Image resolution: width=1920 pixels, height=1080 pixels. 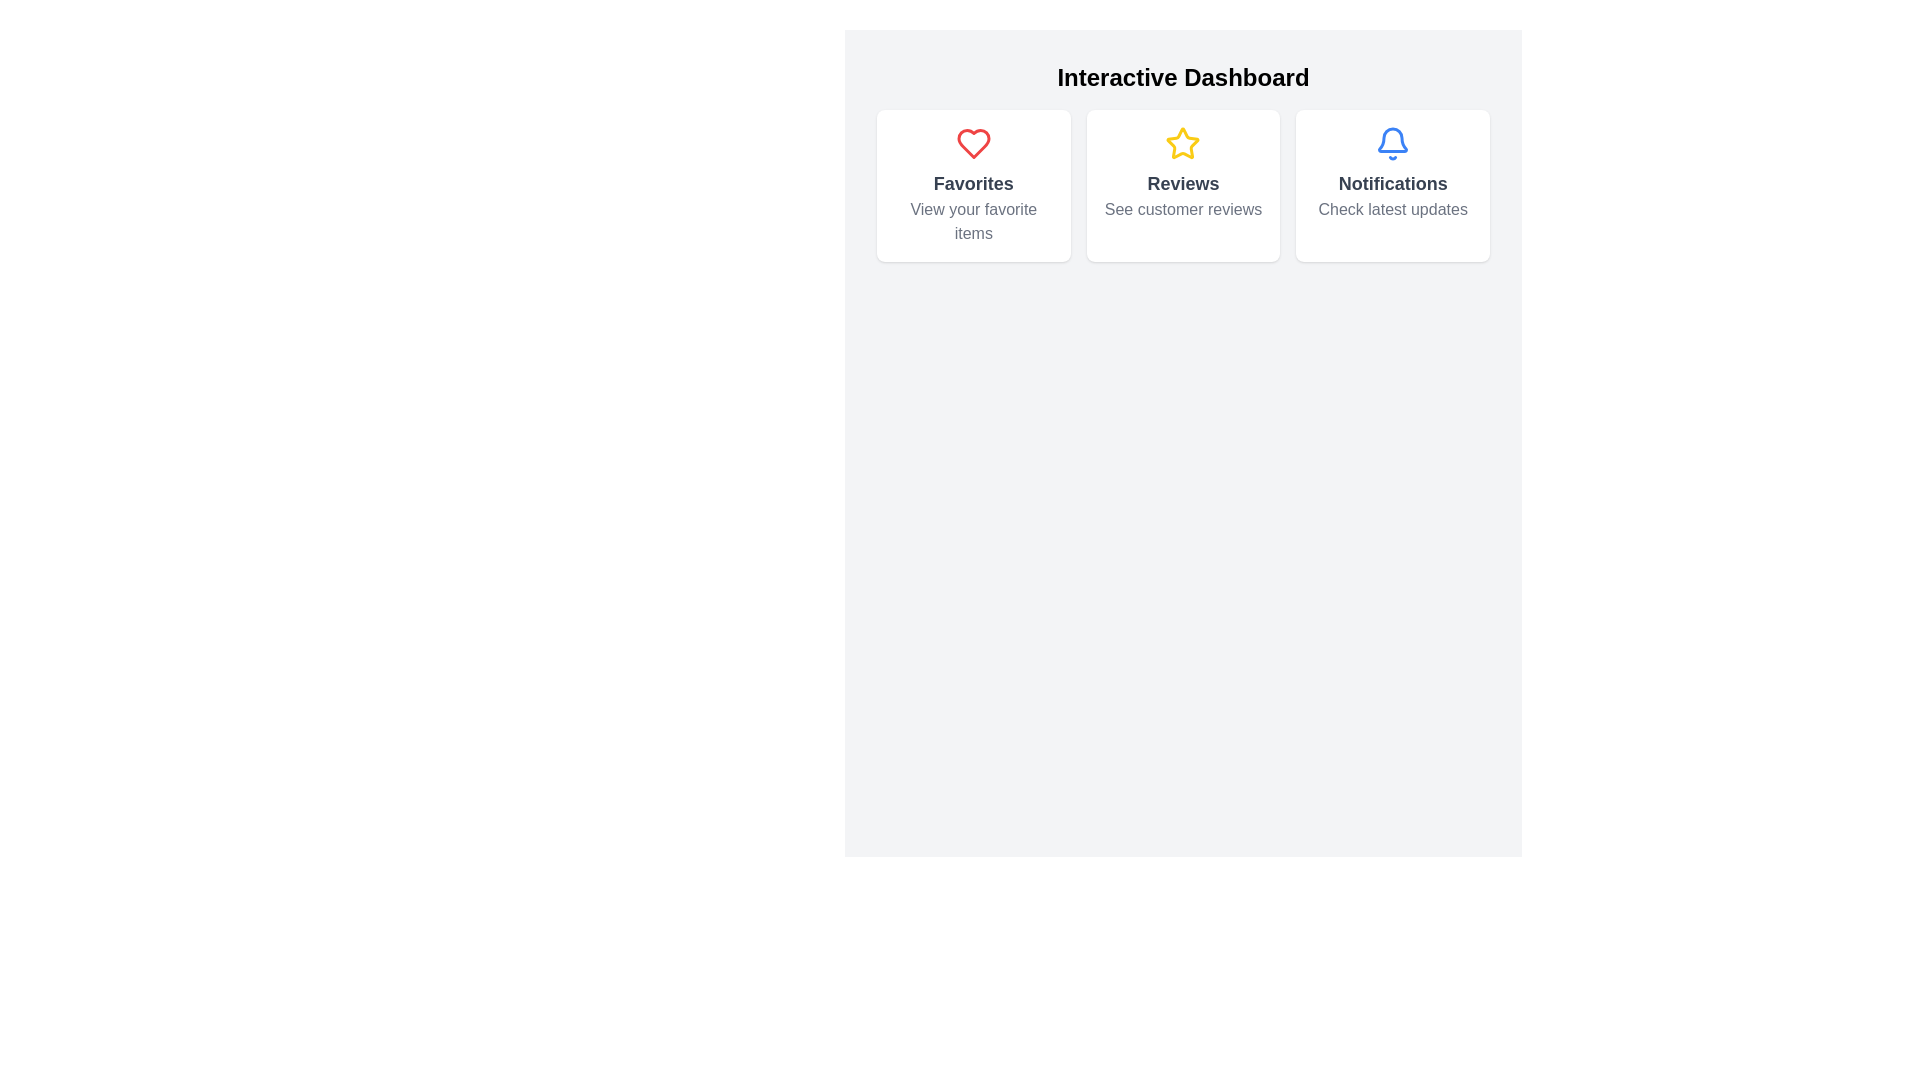 I want to click on the text label that provides additional information related to notifications, located centrally within the card component under the 'Notifications' section, so click(x=1392, y=209).